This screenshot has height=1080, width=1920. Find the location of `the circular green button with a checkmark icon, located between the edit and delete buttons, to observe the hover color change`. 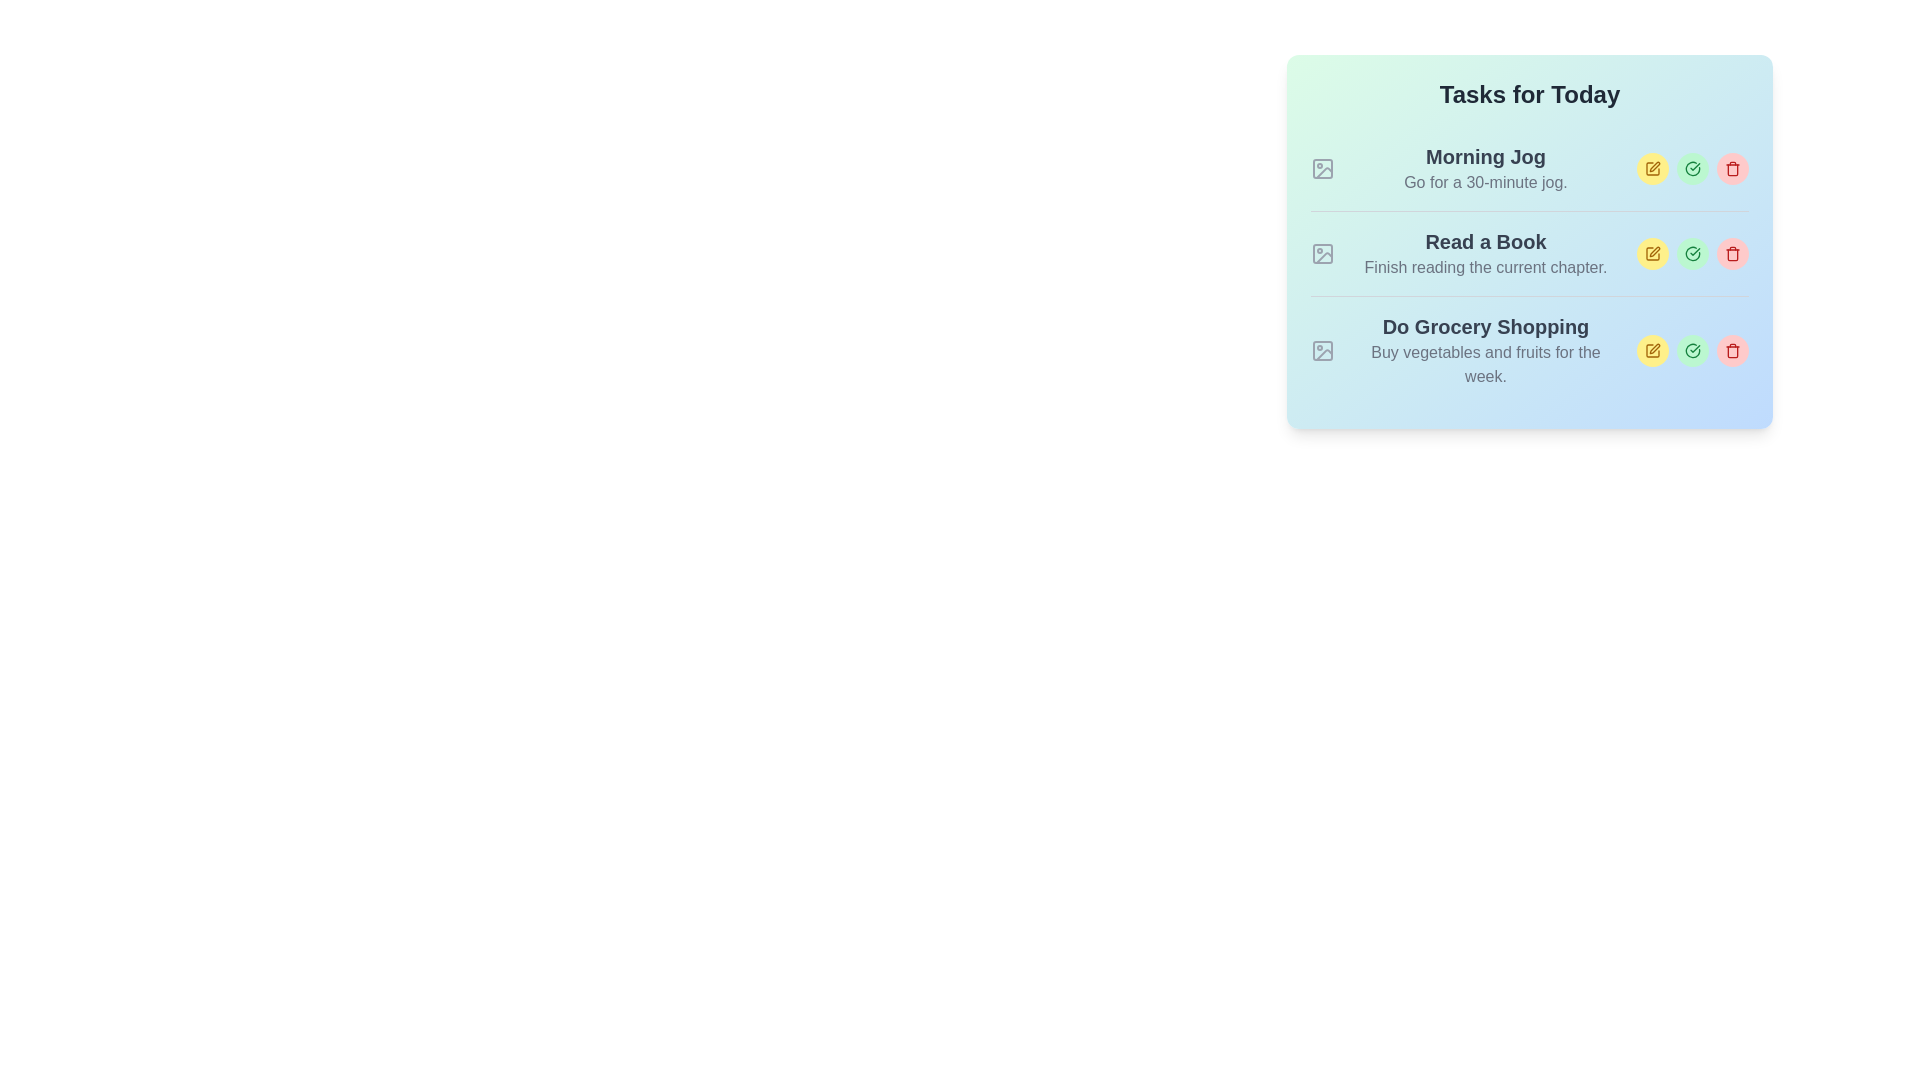

the circular green button with a checkmark icon, located between the edit and delete buttons, to observe the hover color change is located at coordinates (1692, 253).